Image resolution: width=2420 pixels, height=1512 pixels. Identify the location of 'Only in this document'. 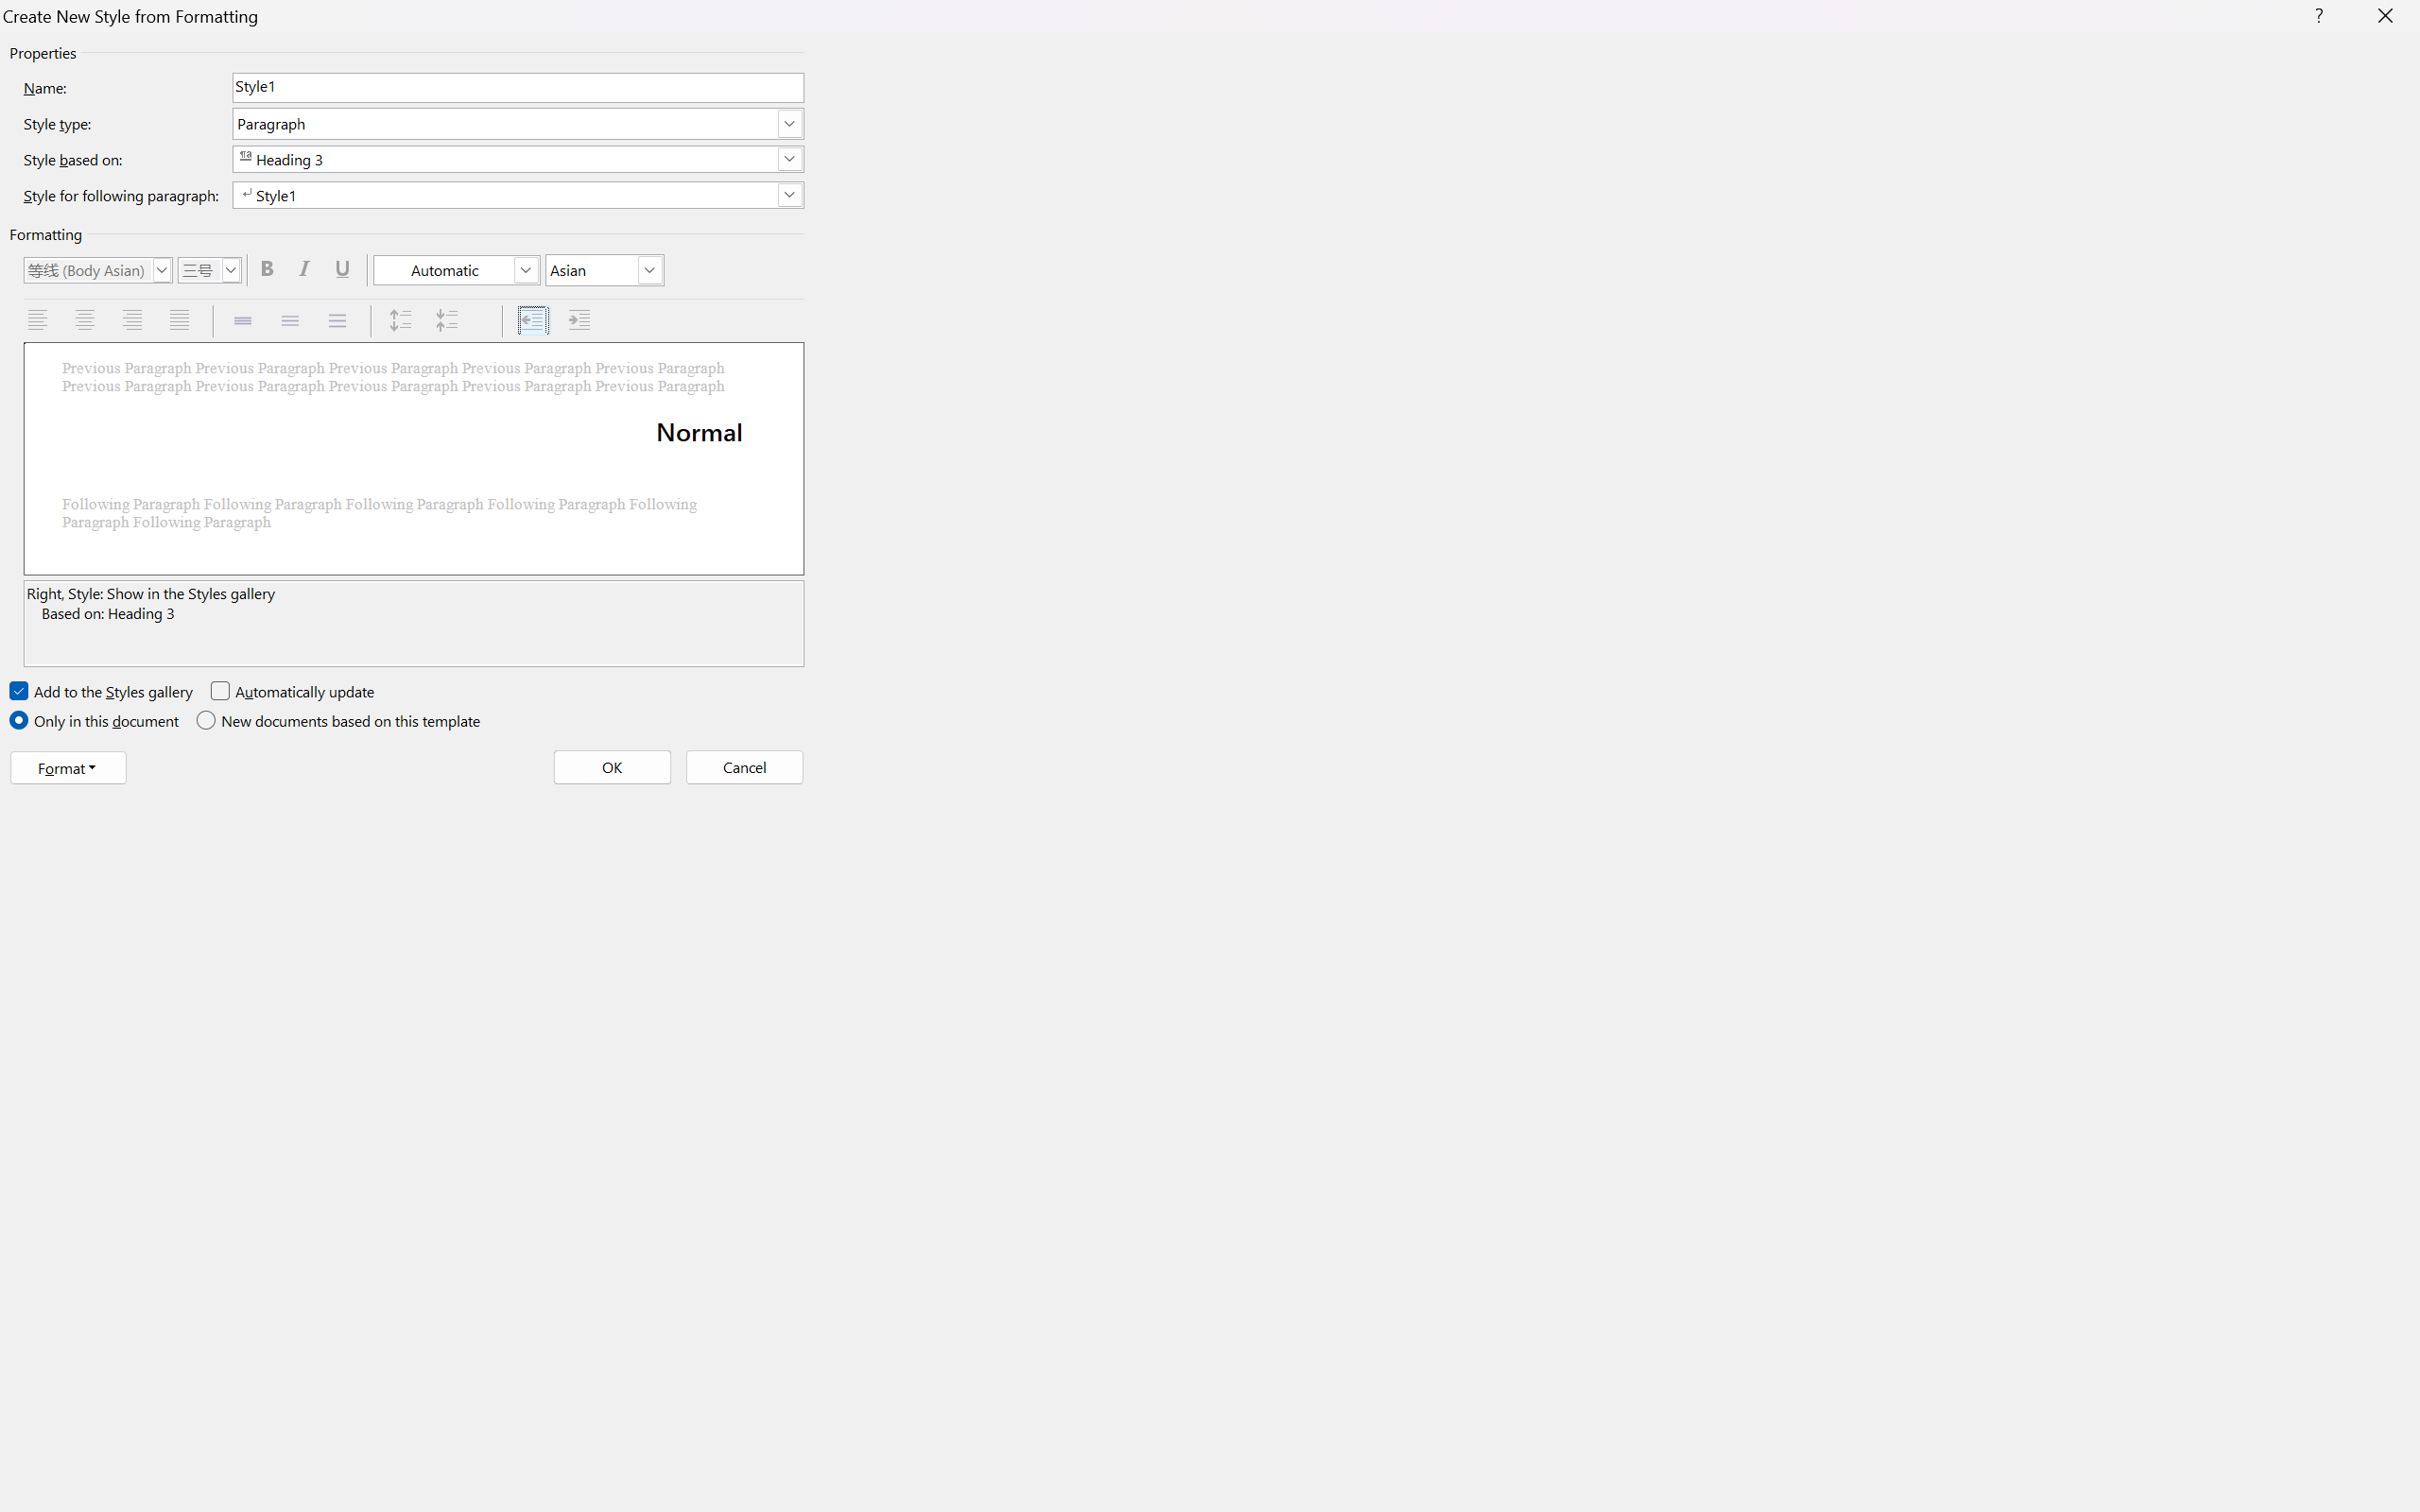
(95, 720).